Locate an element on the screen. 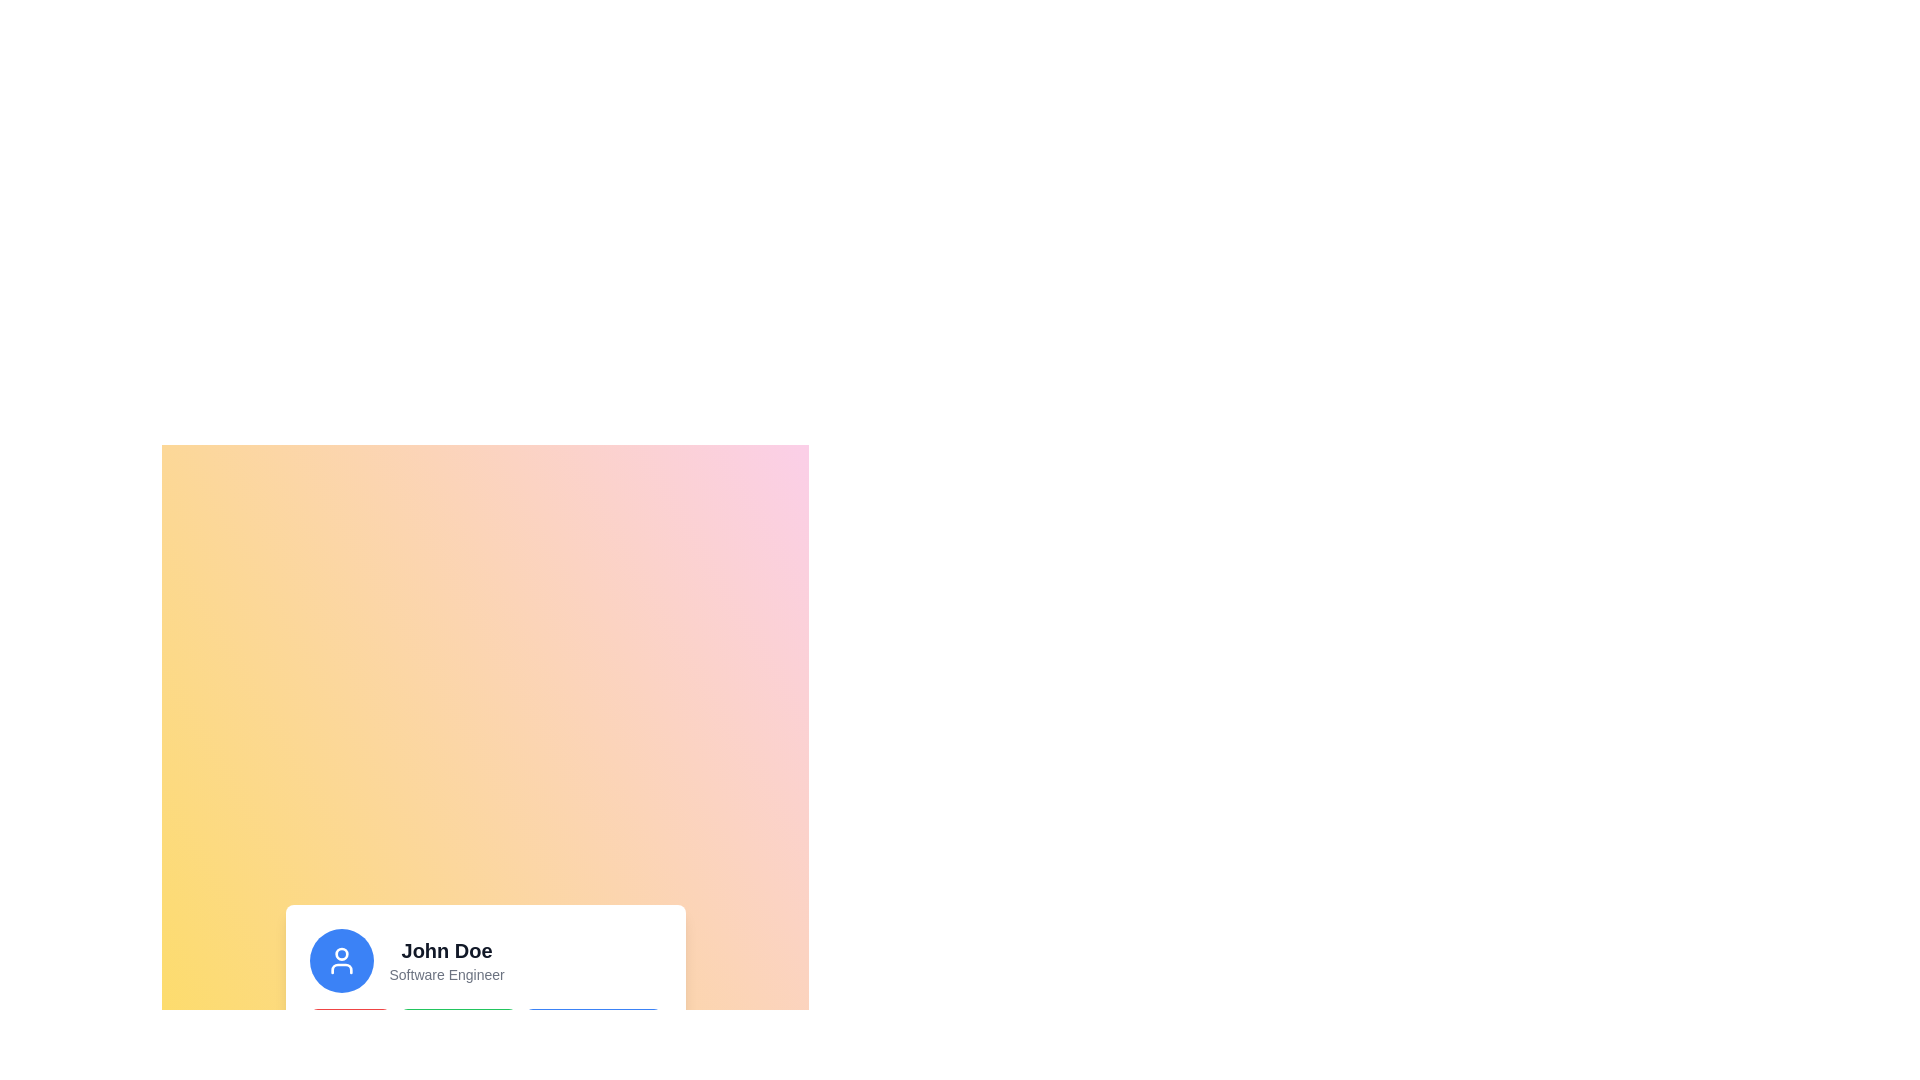 Image resolution: width=1920 pixels, height=1080 pixels. the text label displaying 'Software Engineer', which is styled in grayish color and positioned beneath 'John Doe' in the profile card is located at coordinates (446, 974).